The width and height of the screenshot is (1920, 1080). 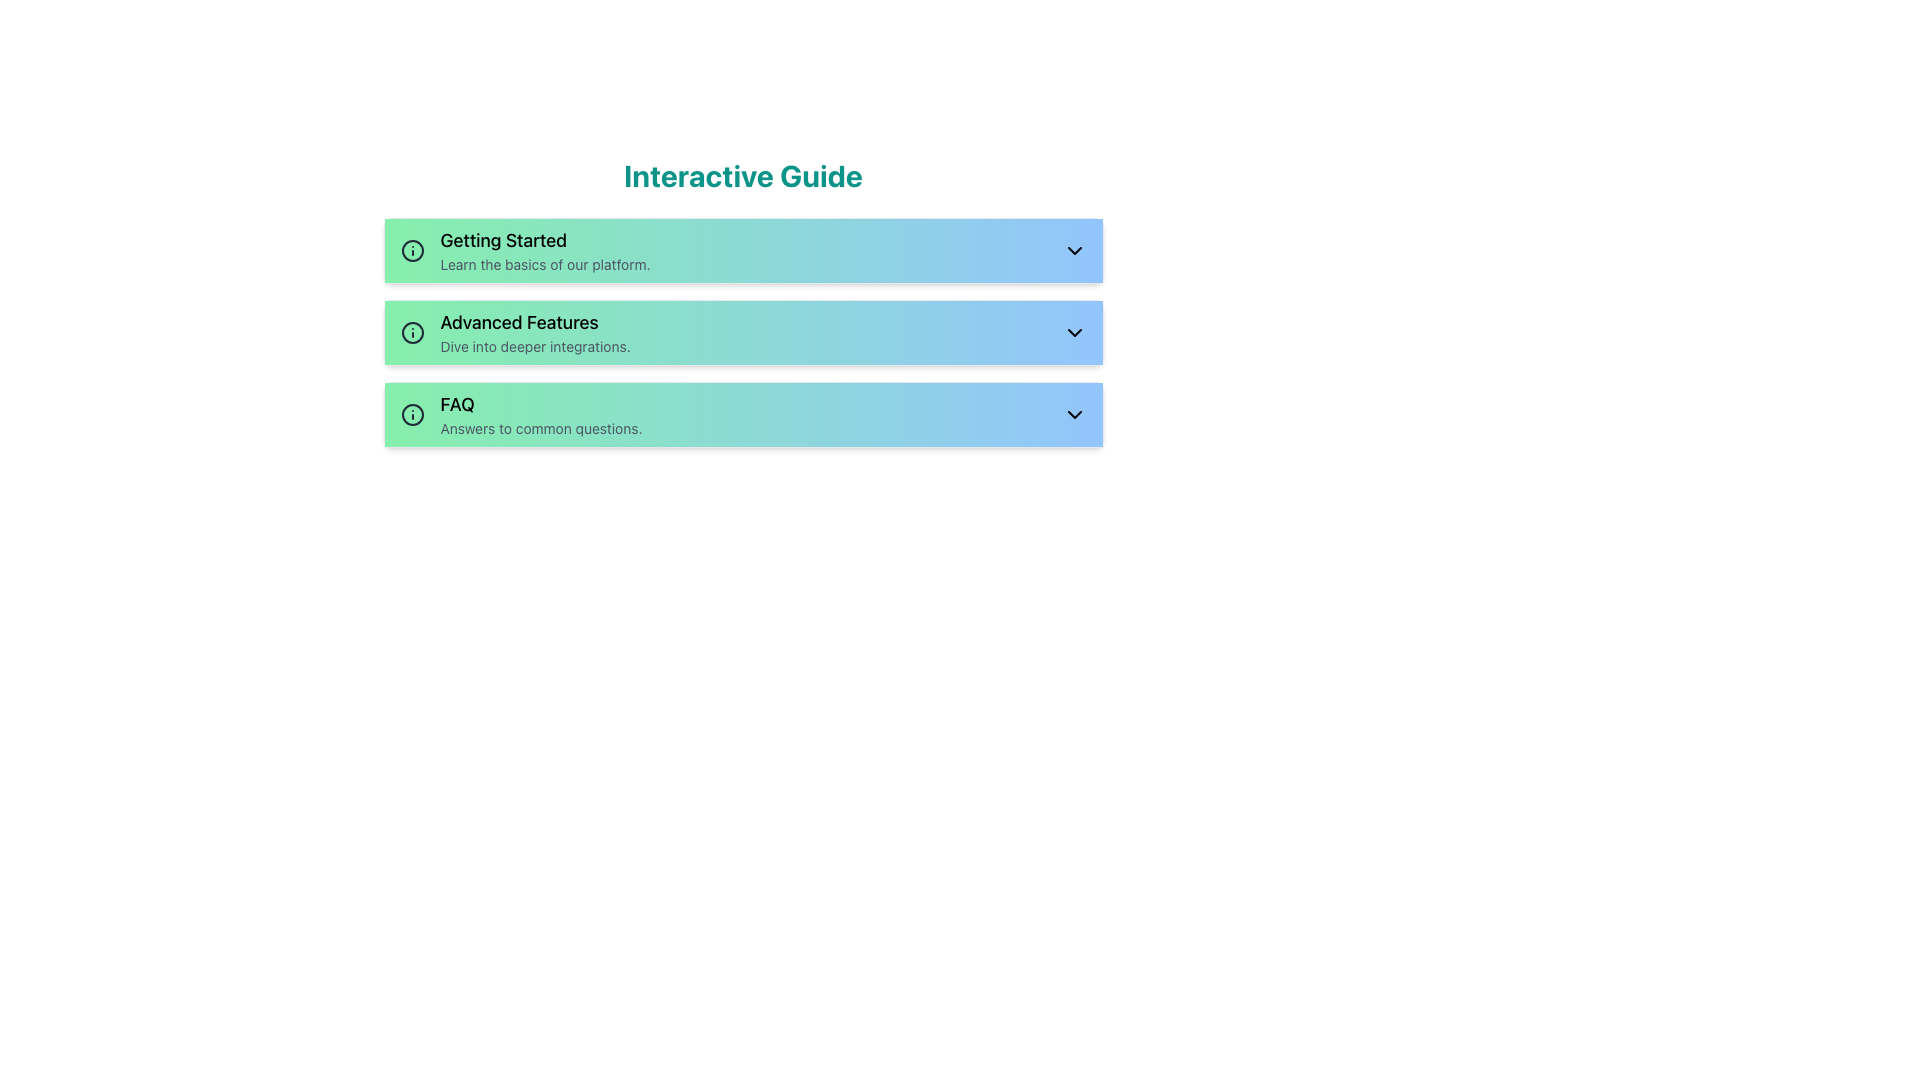 What do you see at coordinates (411, 249) in the screenshot?
I see `the circular SVG element that is part of an icon located to the left of the 'Getting Started' text label` at bounding box center [411, 249].